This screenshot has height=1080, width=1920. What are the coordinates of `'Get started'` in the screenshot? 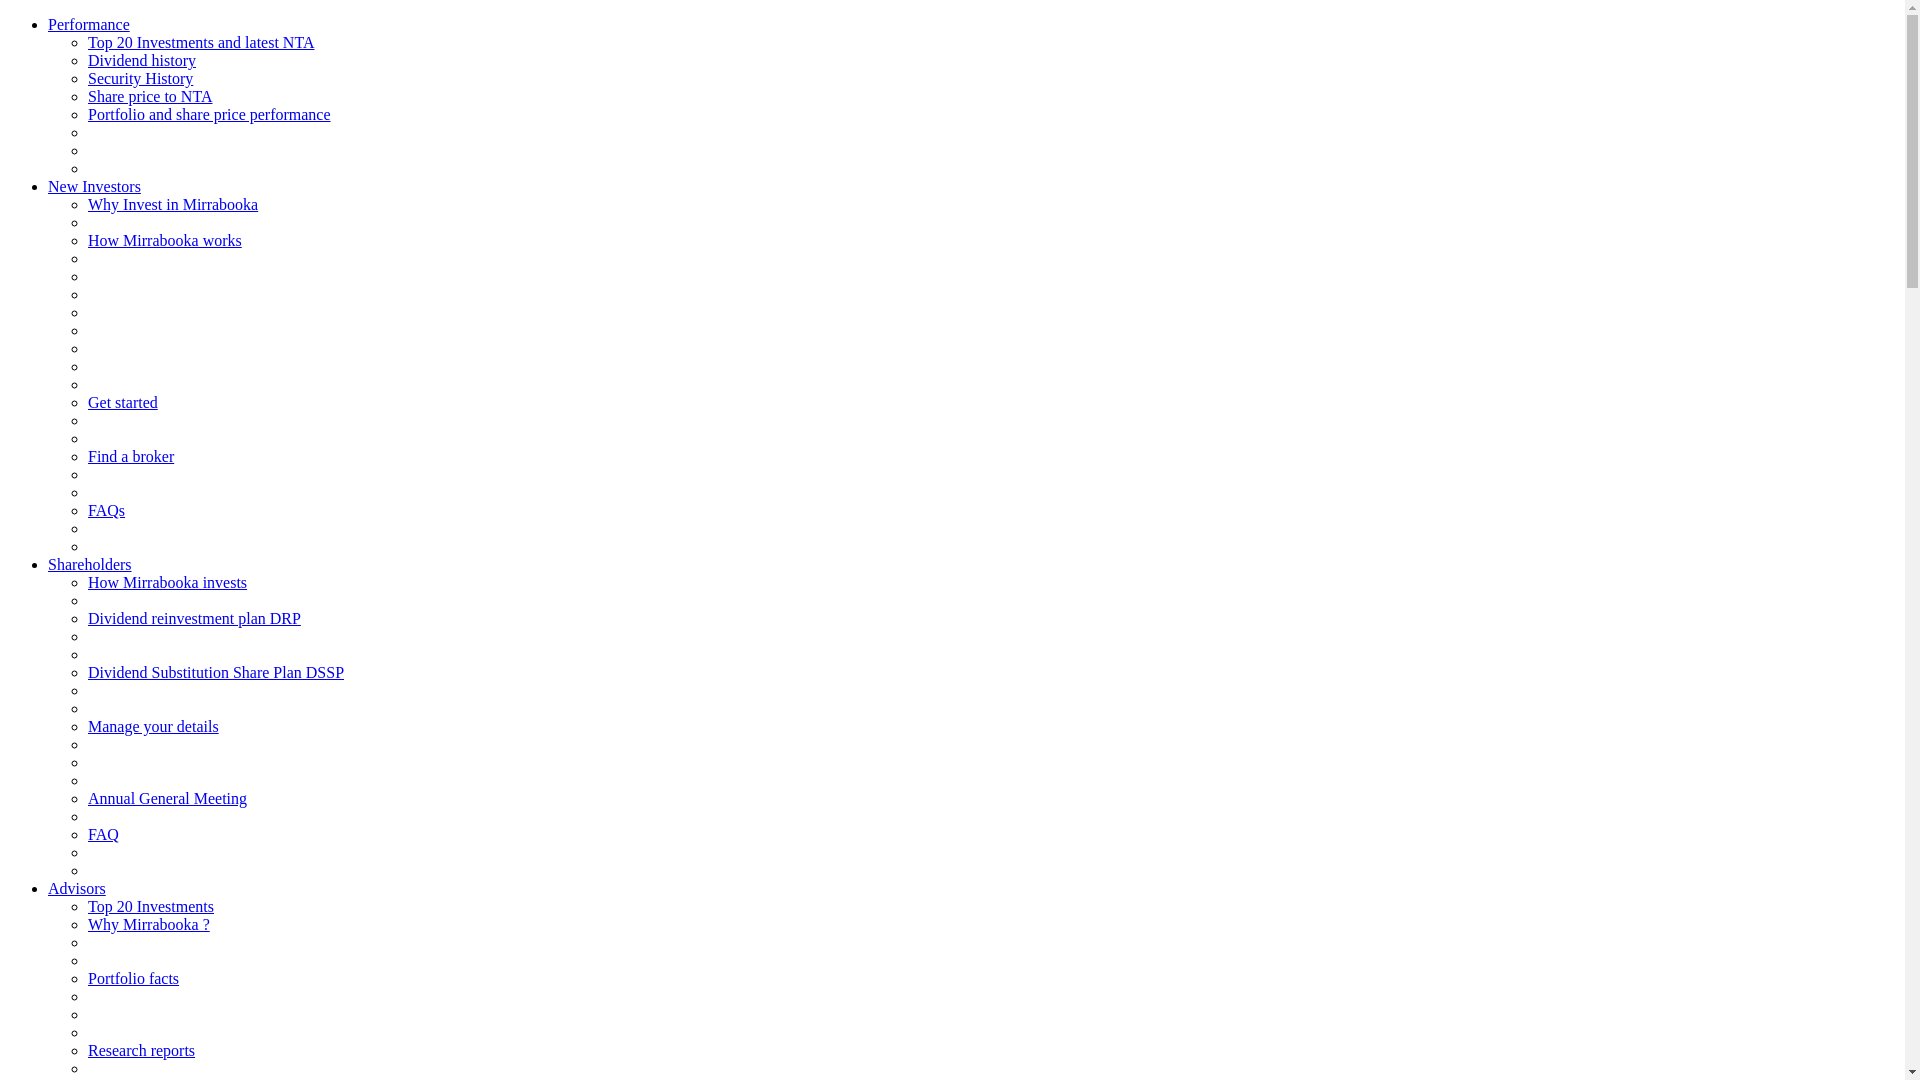 It's located at (122, 402).